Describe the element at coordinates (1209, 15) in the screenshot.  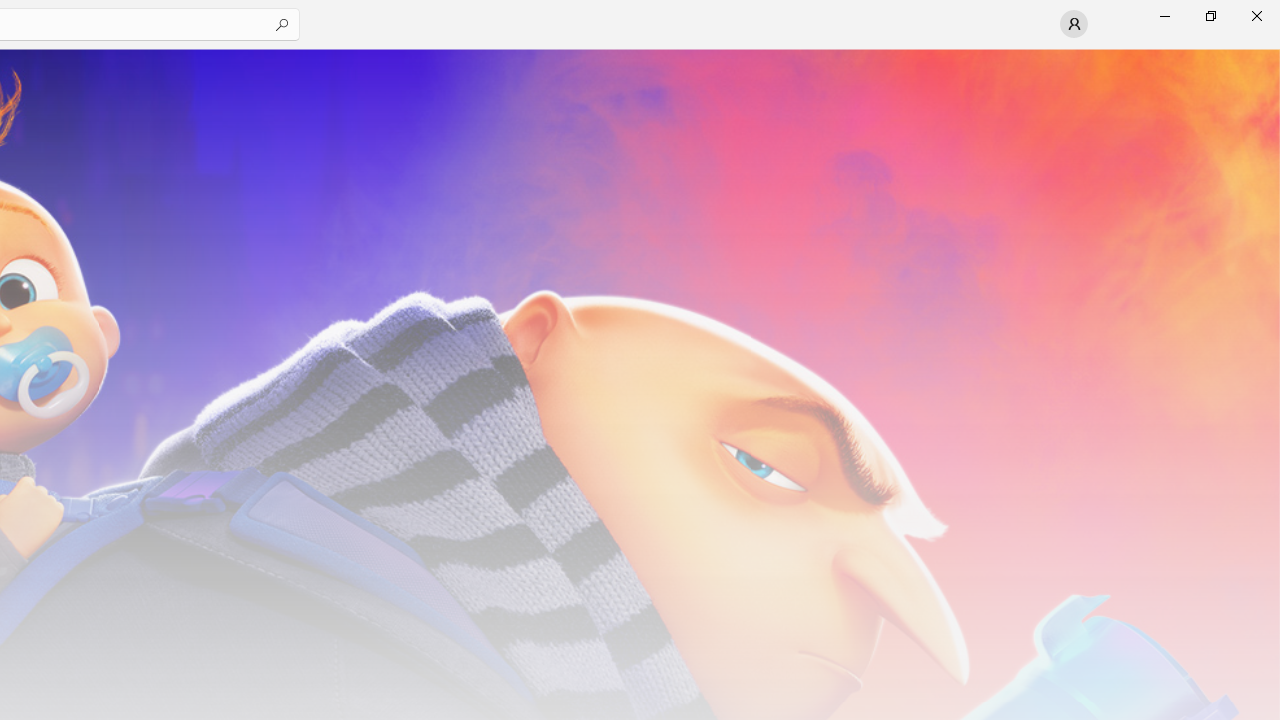
I see `'Restore Microsoft Store'` at that location.